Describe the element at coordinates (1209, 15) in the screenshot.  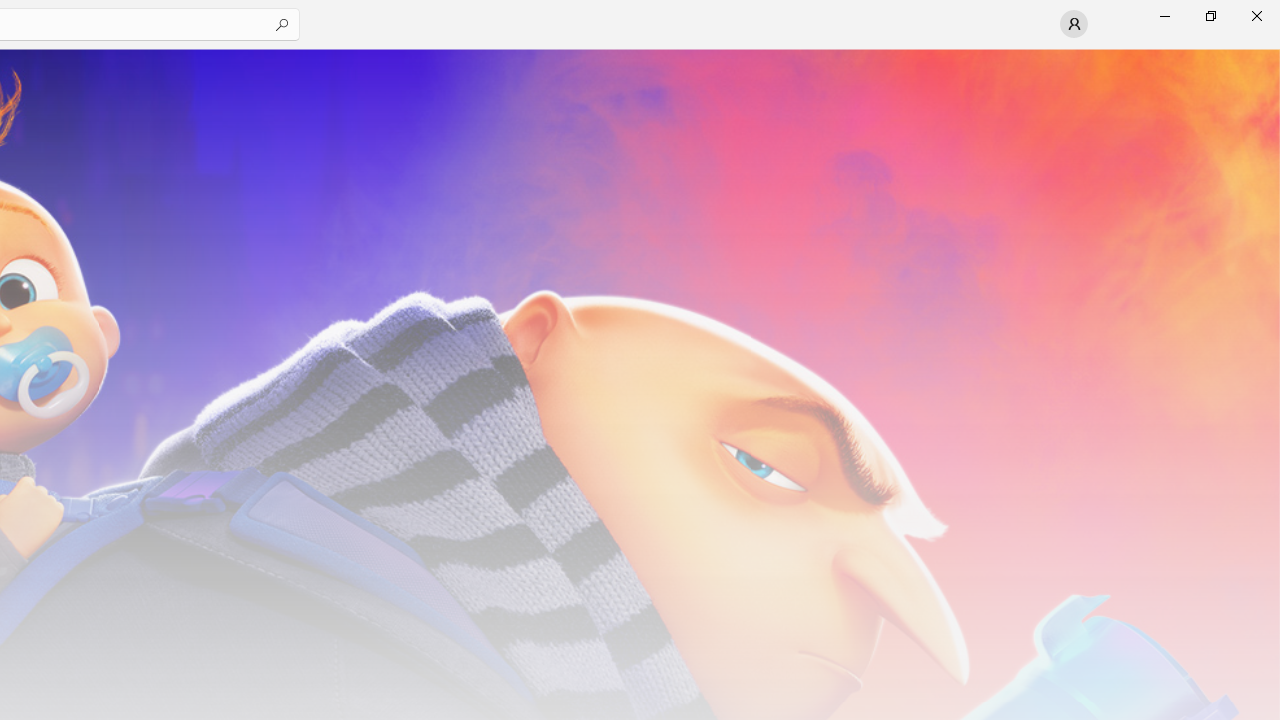
I see `'Restore Microsoft Store'` at that location.